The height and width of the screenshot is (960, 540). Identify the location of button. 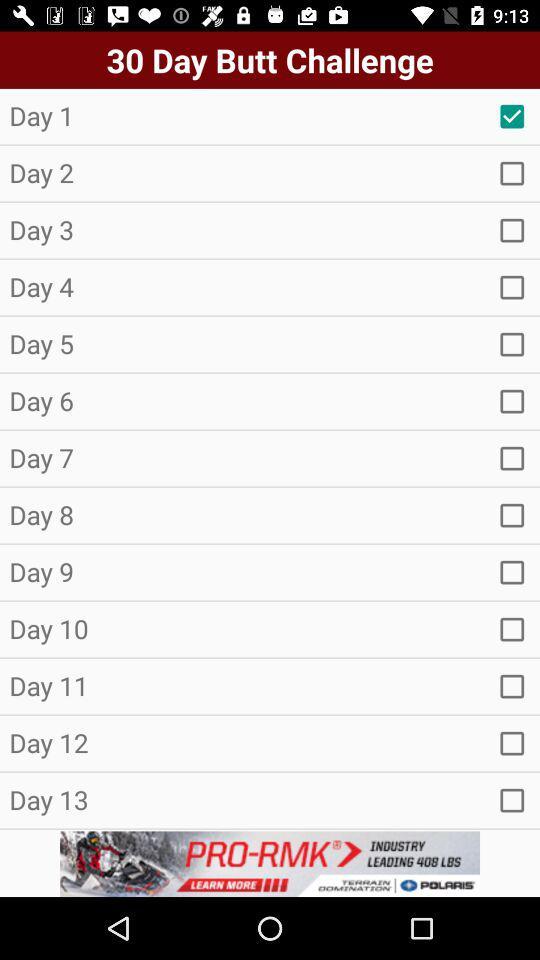
(512, 800).